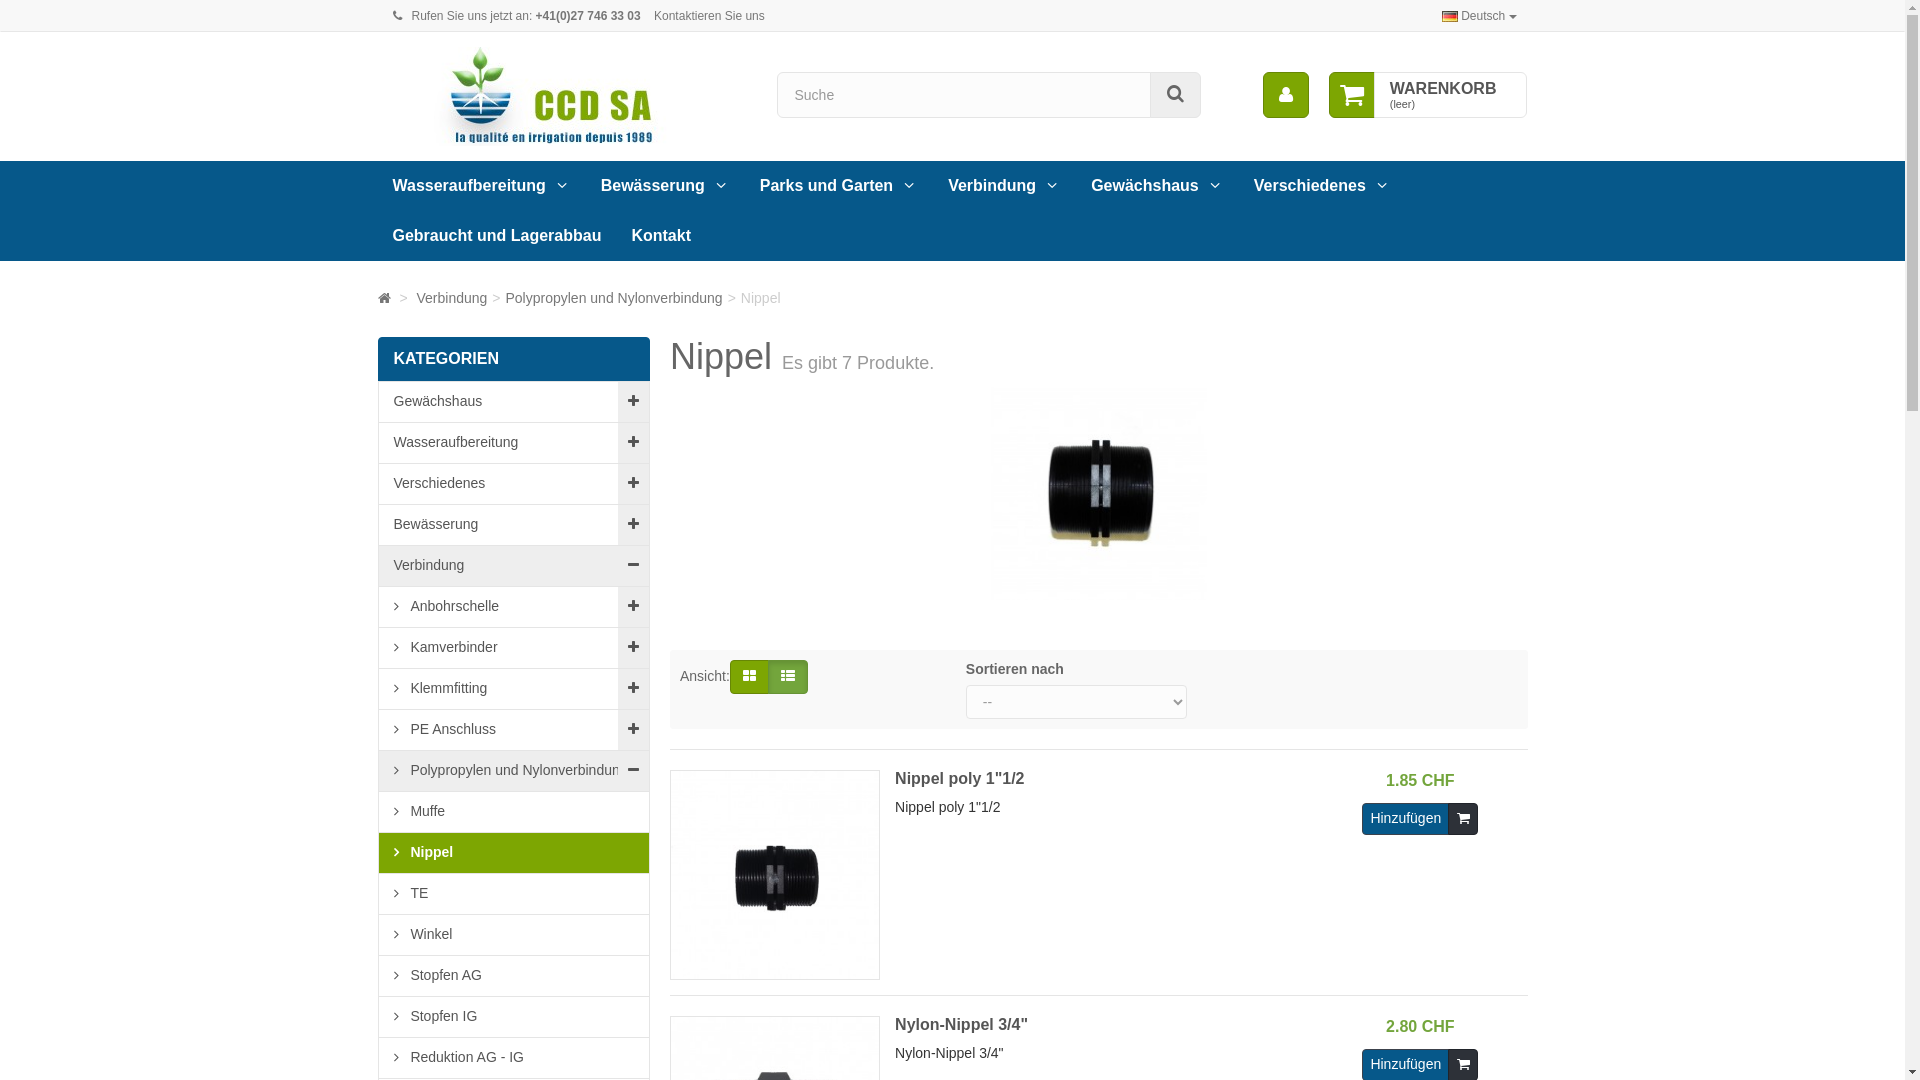 The image size is (1920, 1080). Describe the element at coordinates (513, 687) in the screenshot. I see `'Klemmfitting'` at that location.